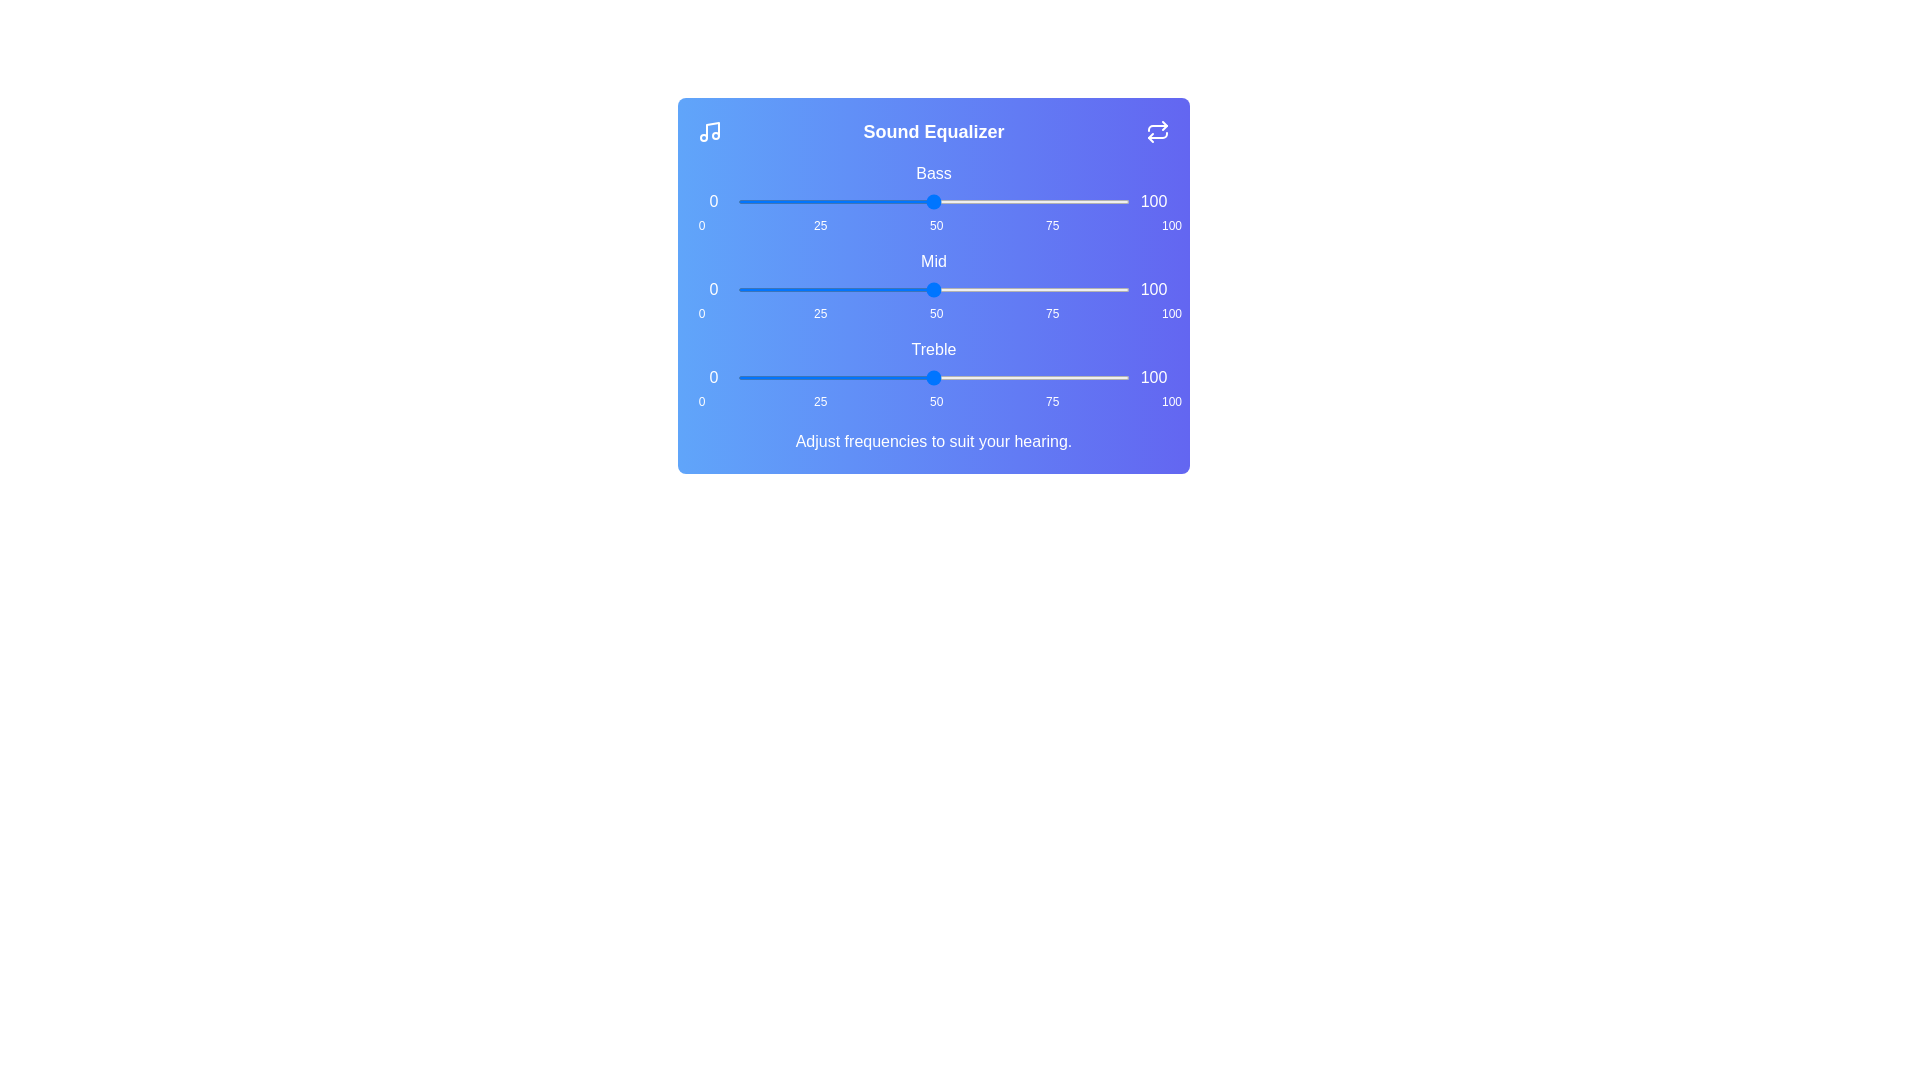 Image resolution: width=1920 pixels, height=1080 pixels. I want to click on the bass slider to 71%, so click(1016, 201).